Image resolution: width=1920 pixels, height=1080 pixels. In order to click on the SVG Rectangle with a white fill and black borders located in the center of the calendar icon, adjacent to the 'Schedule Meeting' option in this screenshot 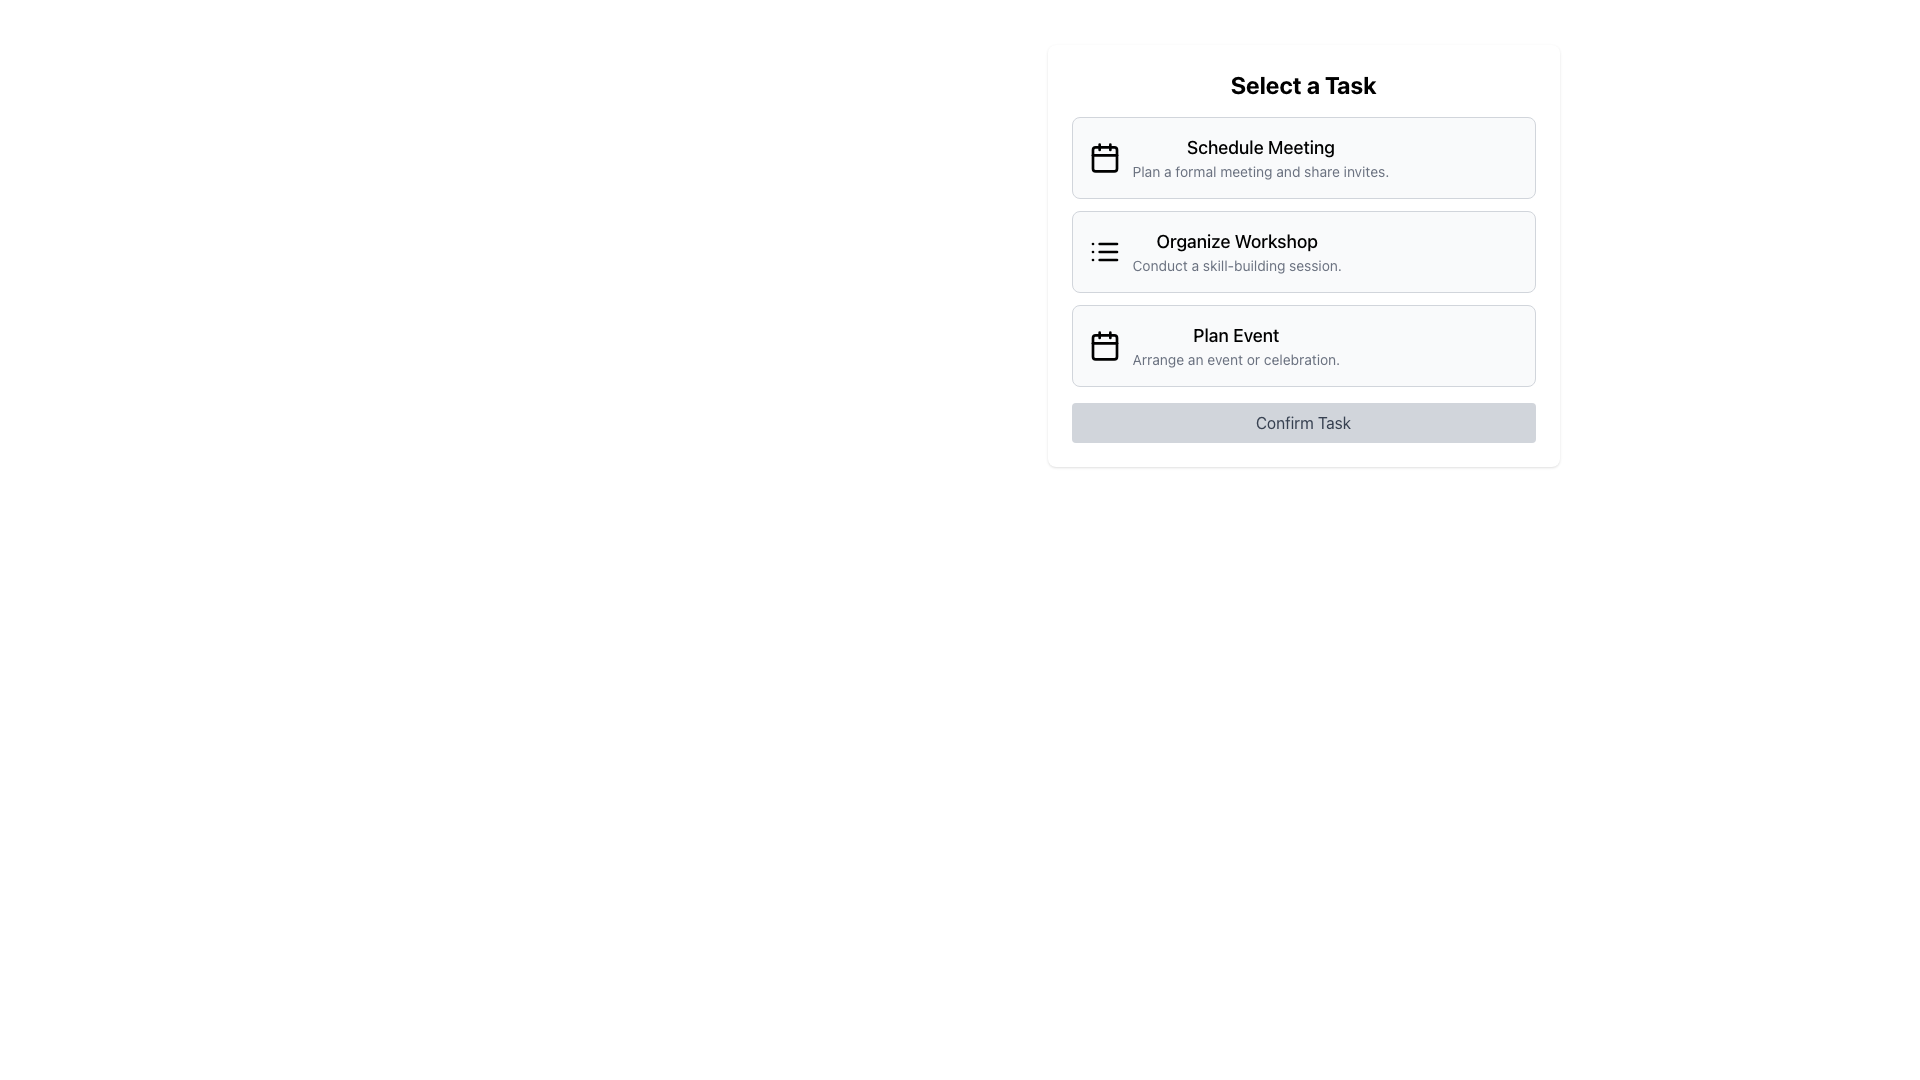, I will do `click(1103, 158)`.